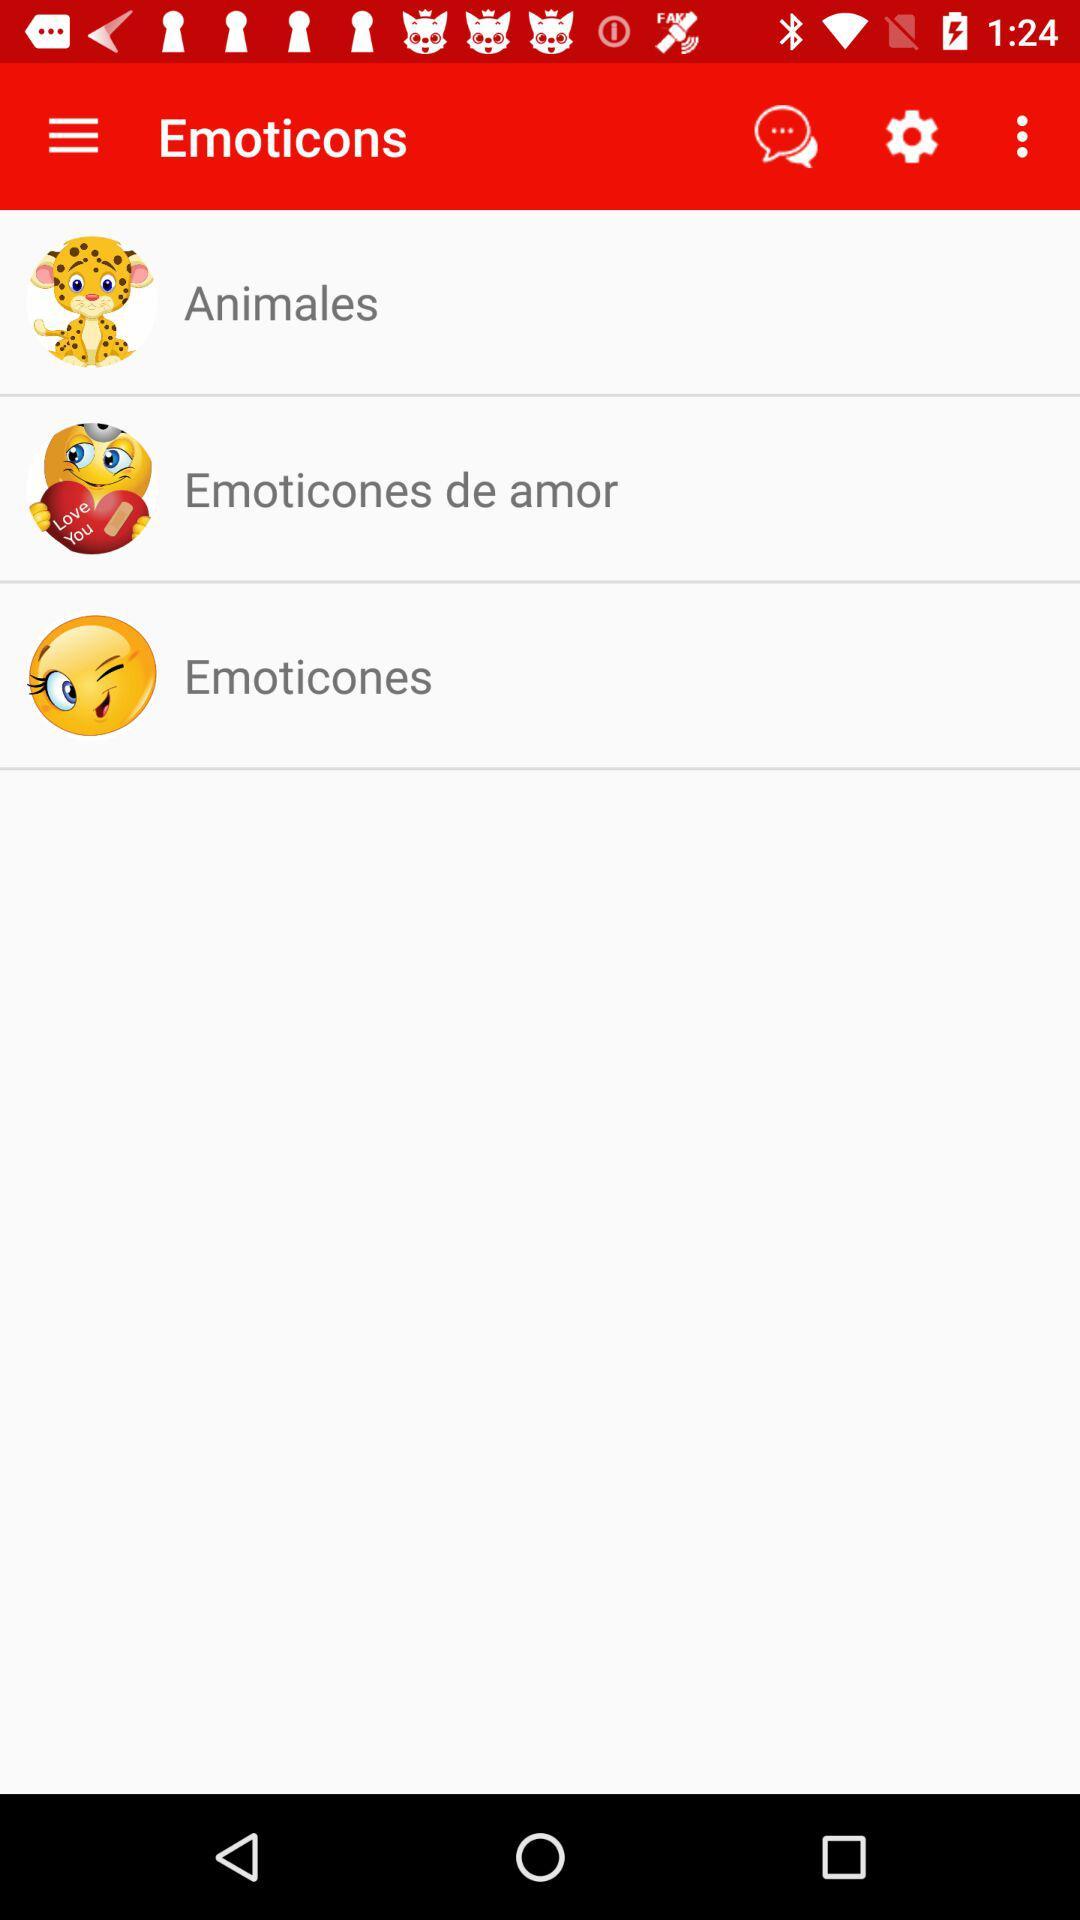  I want to click on the app below the emoticons app, so click(281, 300).